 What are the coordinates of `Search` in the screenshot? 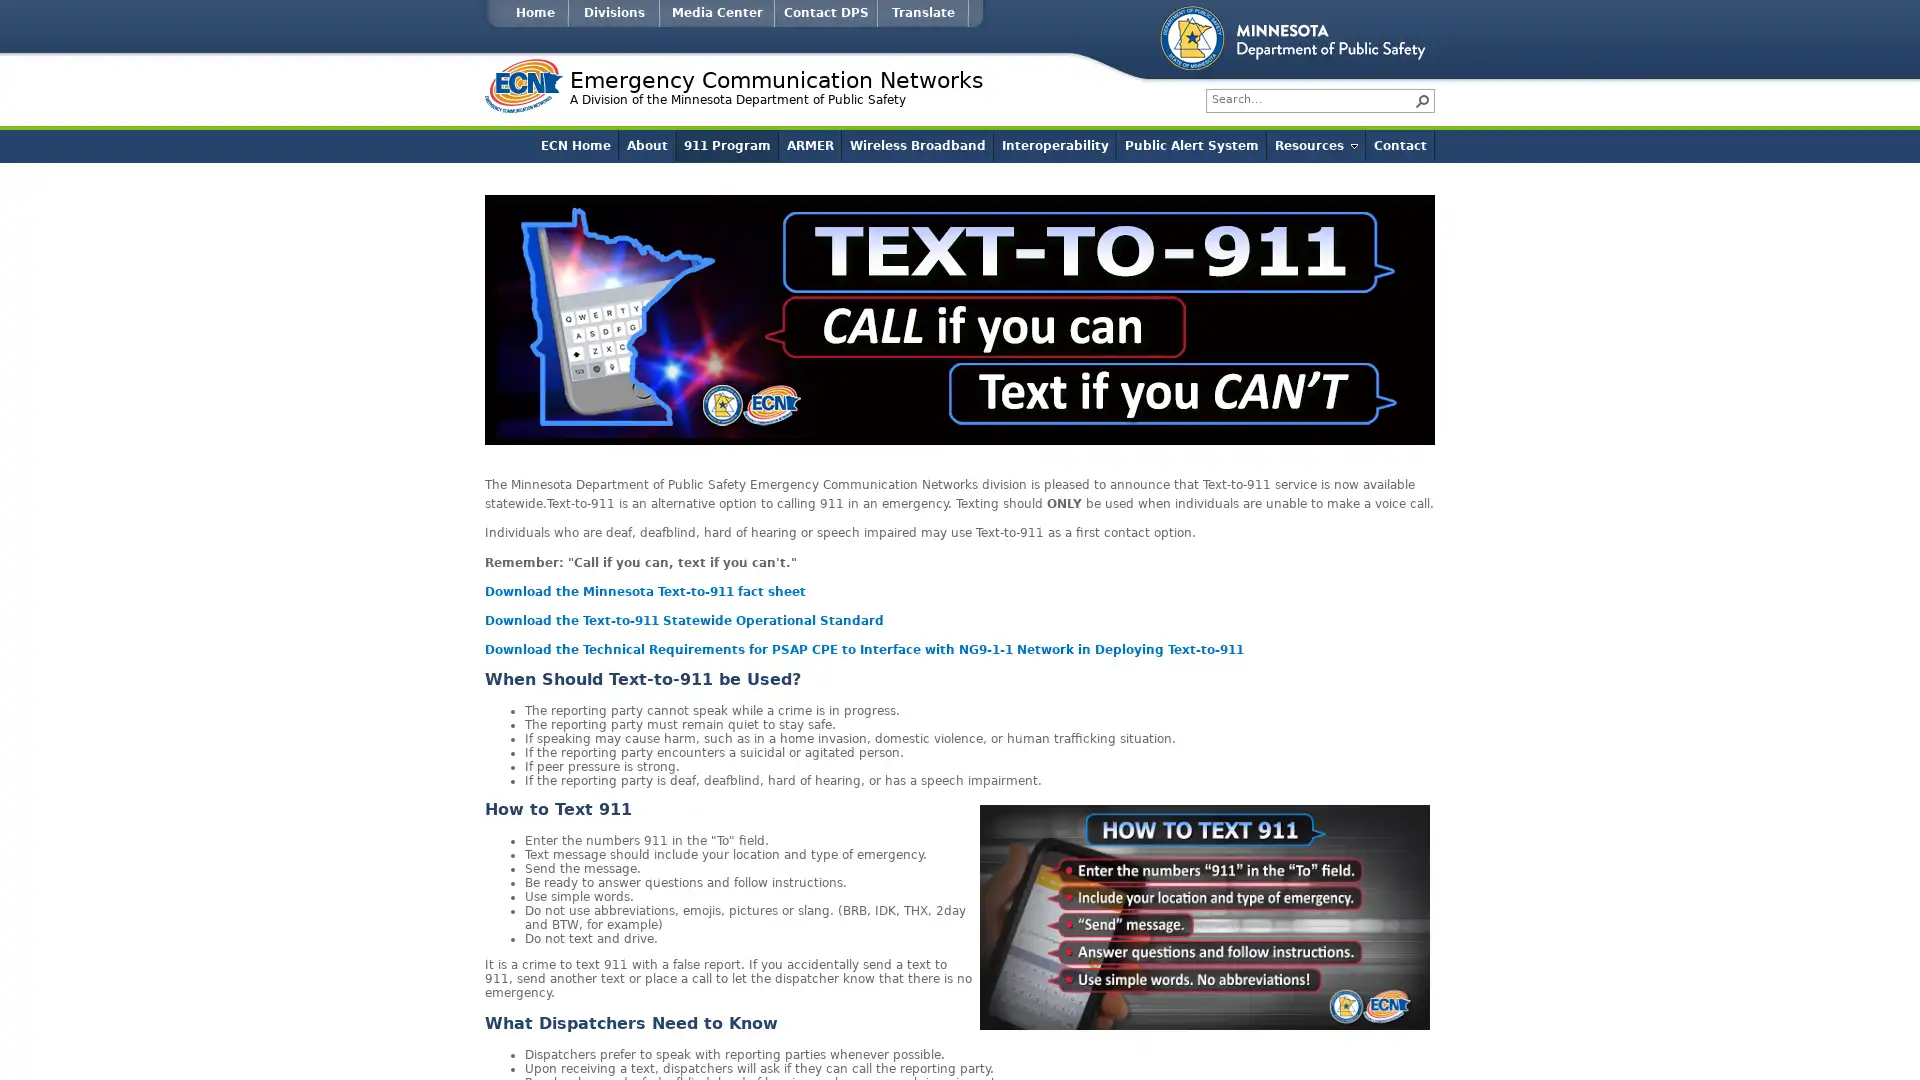 It's located at (1421, 100).